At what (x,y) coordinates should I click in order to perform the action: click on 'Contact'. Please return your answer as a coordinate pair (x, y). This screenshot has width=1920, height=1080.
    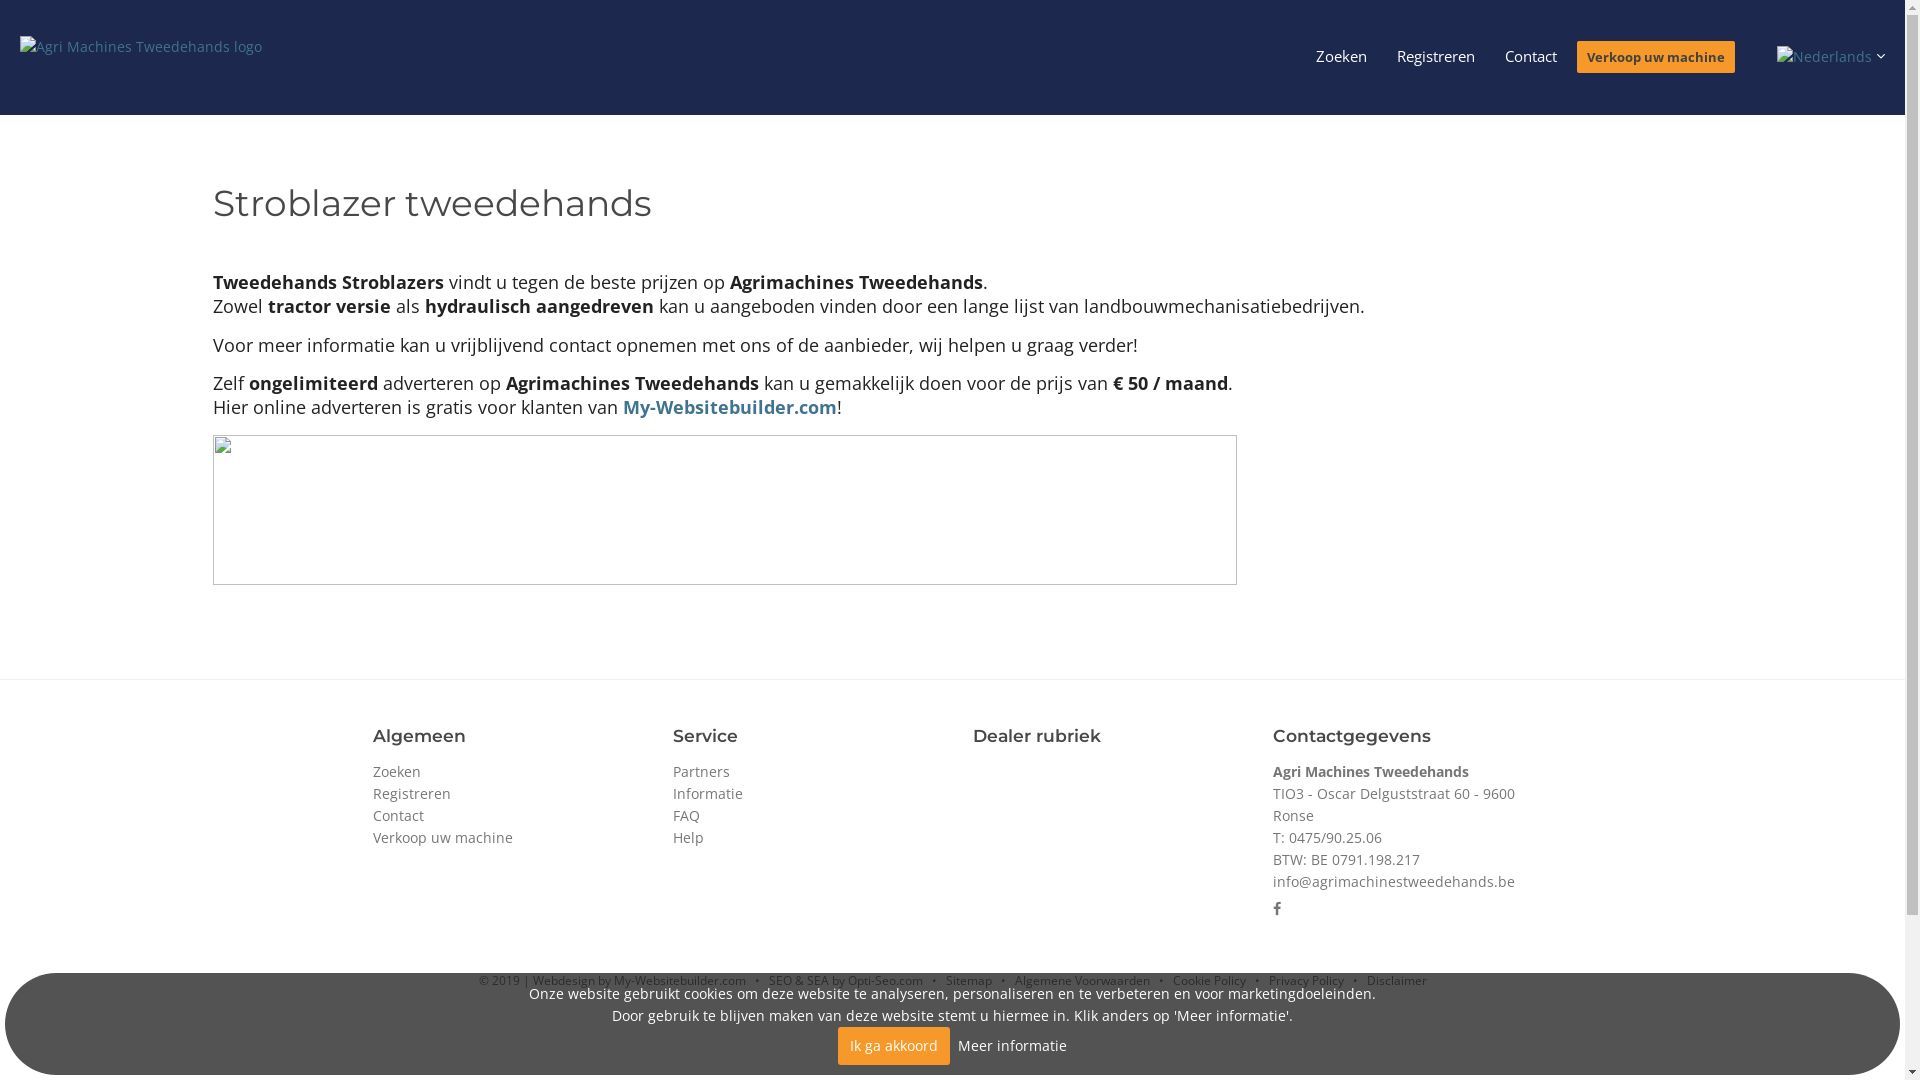
    Looking at the image, I should click on (1530, 56).